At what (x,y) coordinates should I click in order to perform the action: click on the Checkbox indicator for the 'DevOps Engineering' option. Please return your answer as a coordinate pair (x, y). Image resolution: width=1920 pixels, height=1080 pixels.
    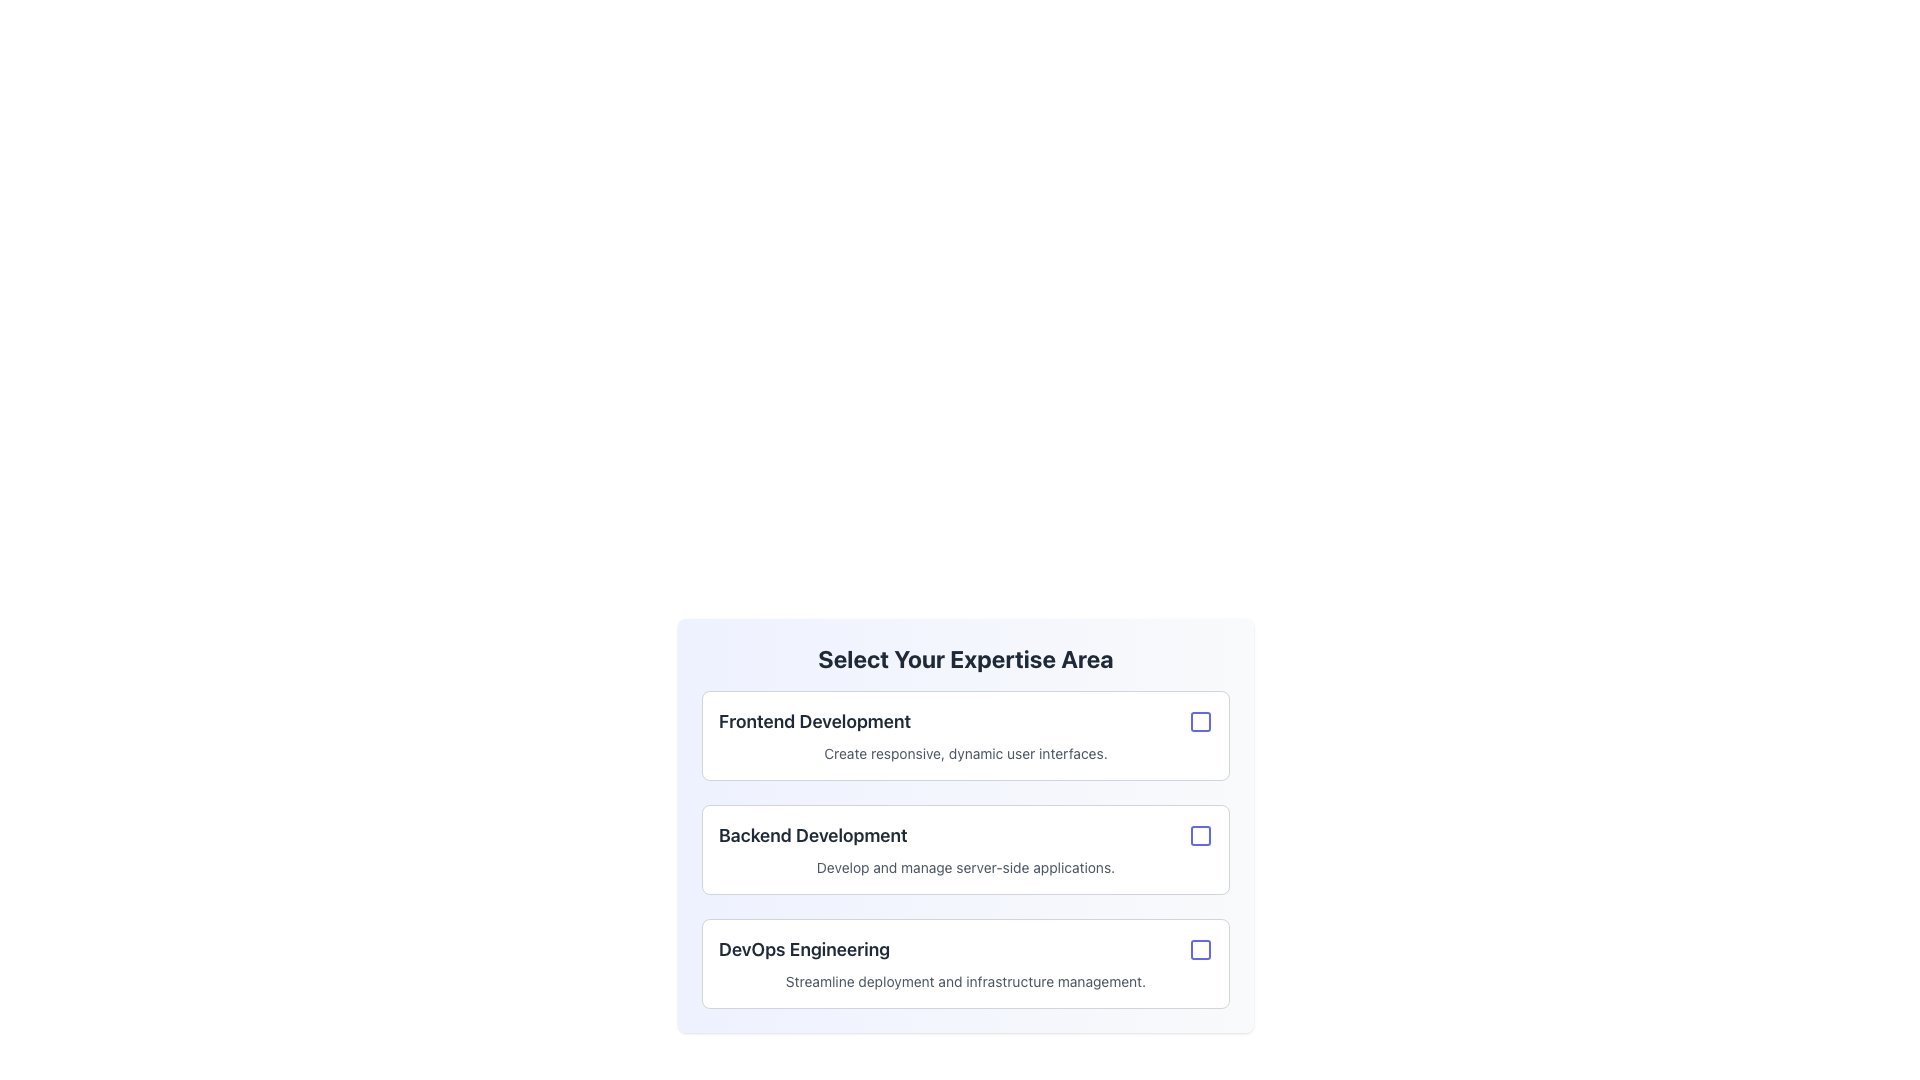
    Looking at the image, I should click on (1200, 948).